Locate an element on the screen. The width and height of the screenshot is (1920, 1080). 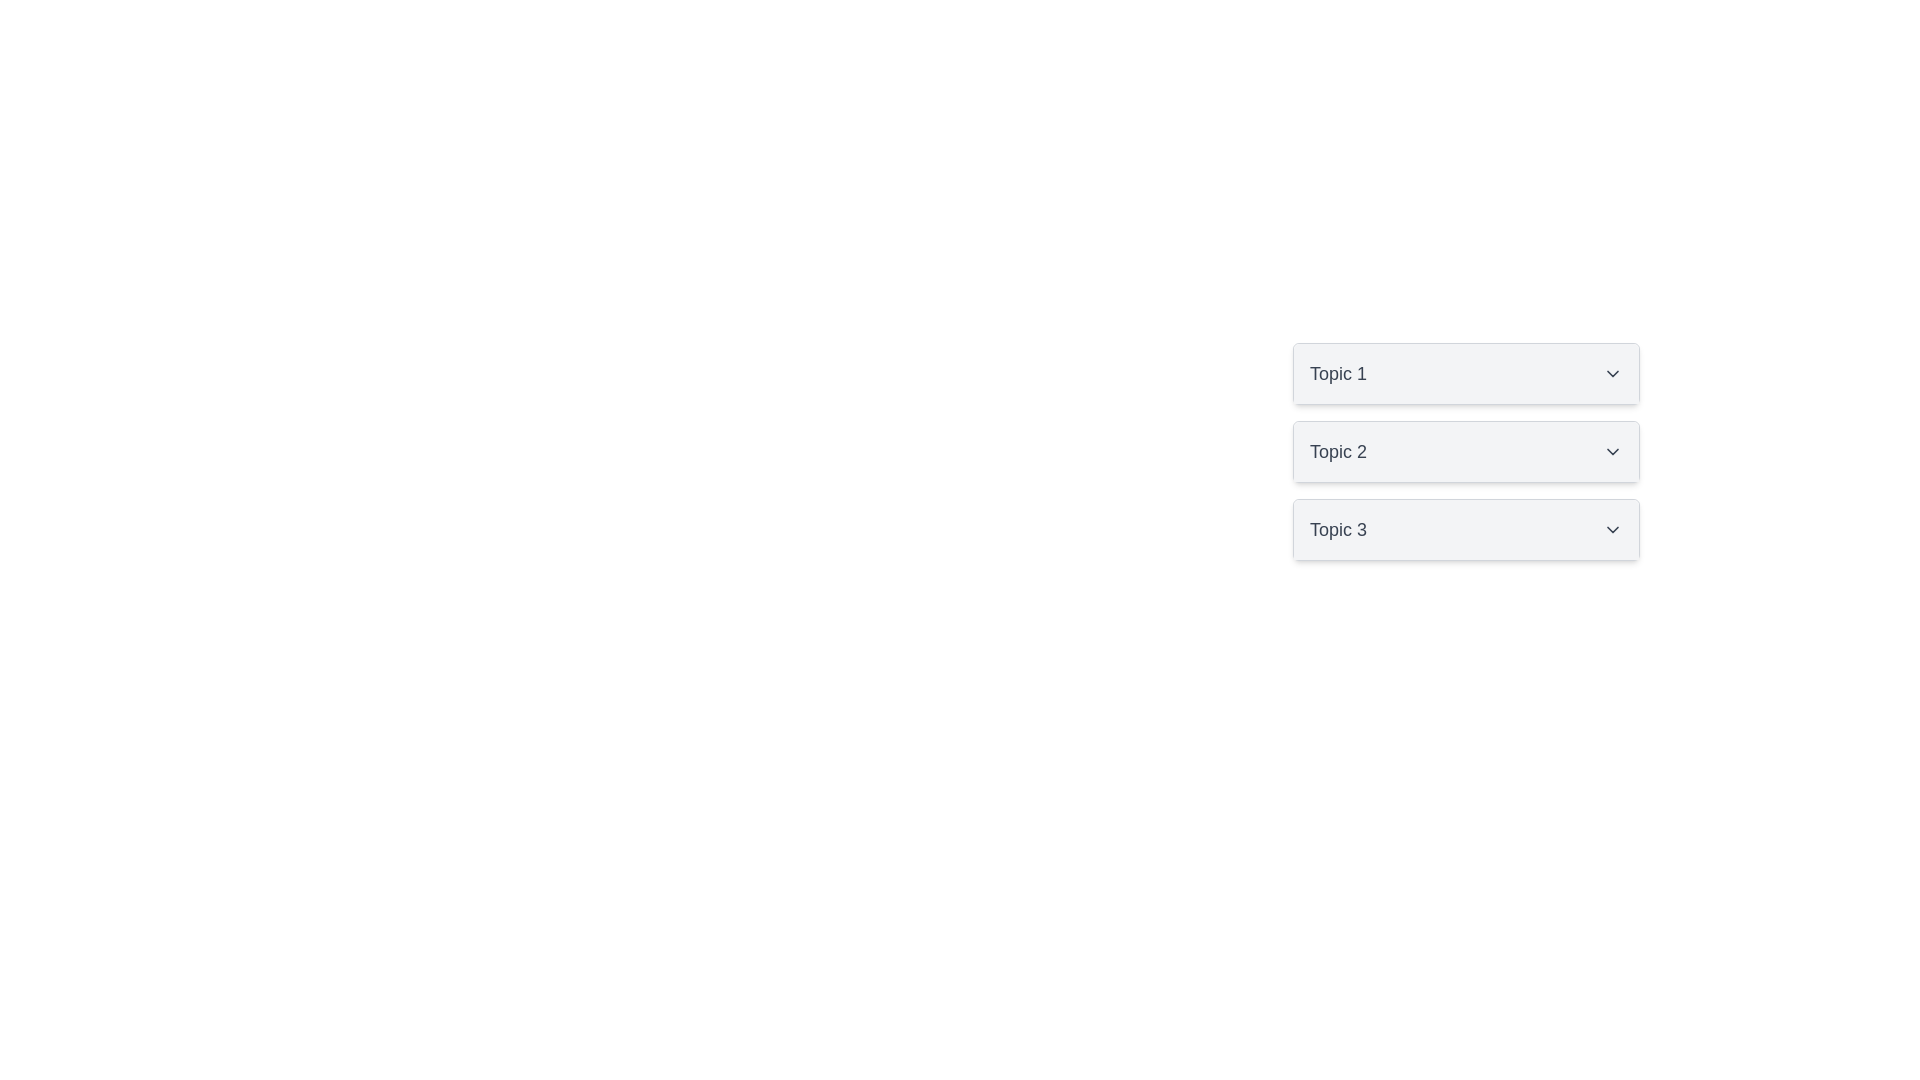
the chevron icon located at the rightmost edge of the 'Topic 3' button is located at coordinates (1612, 528).